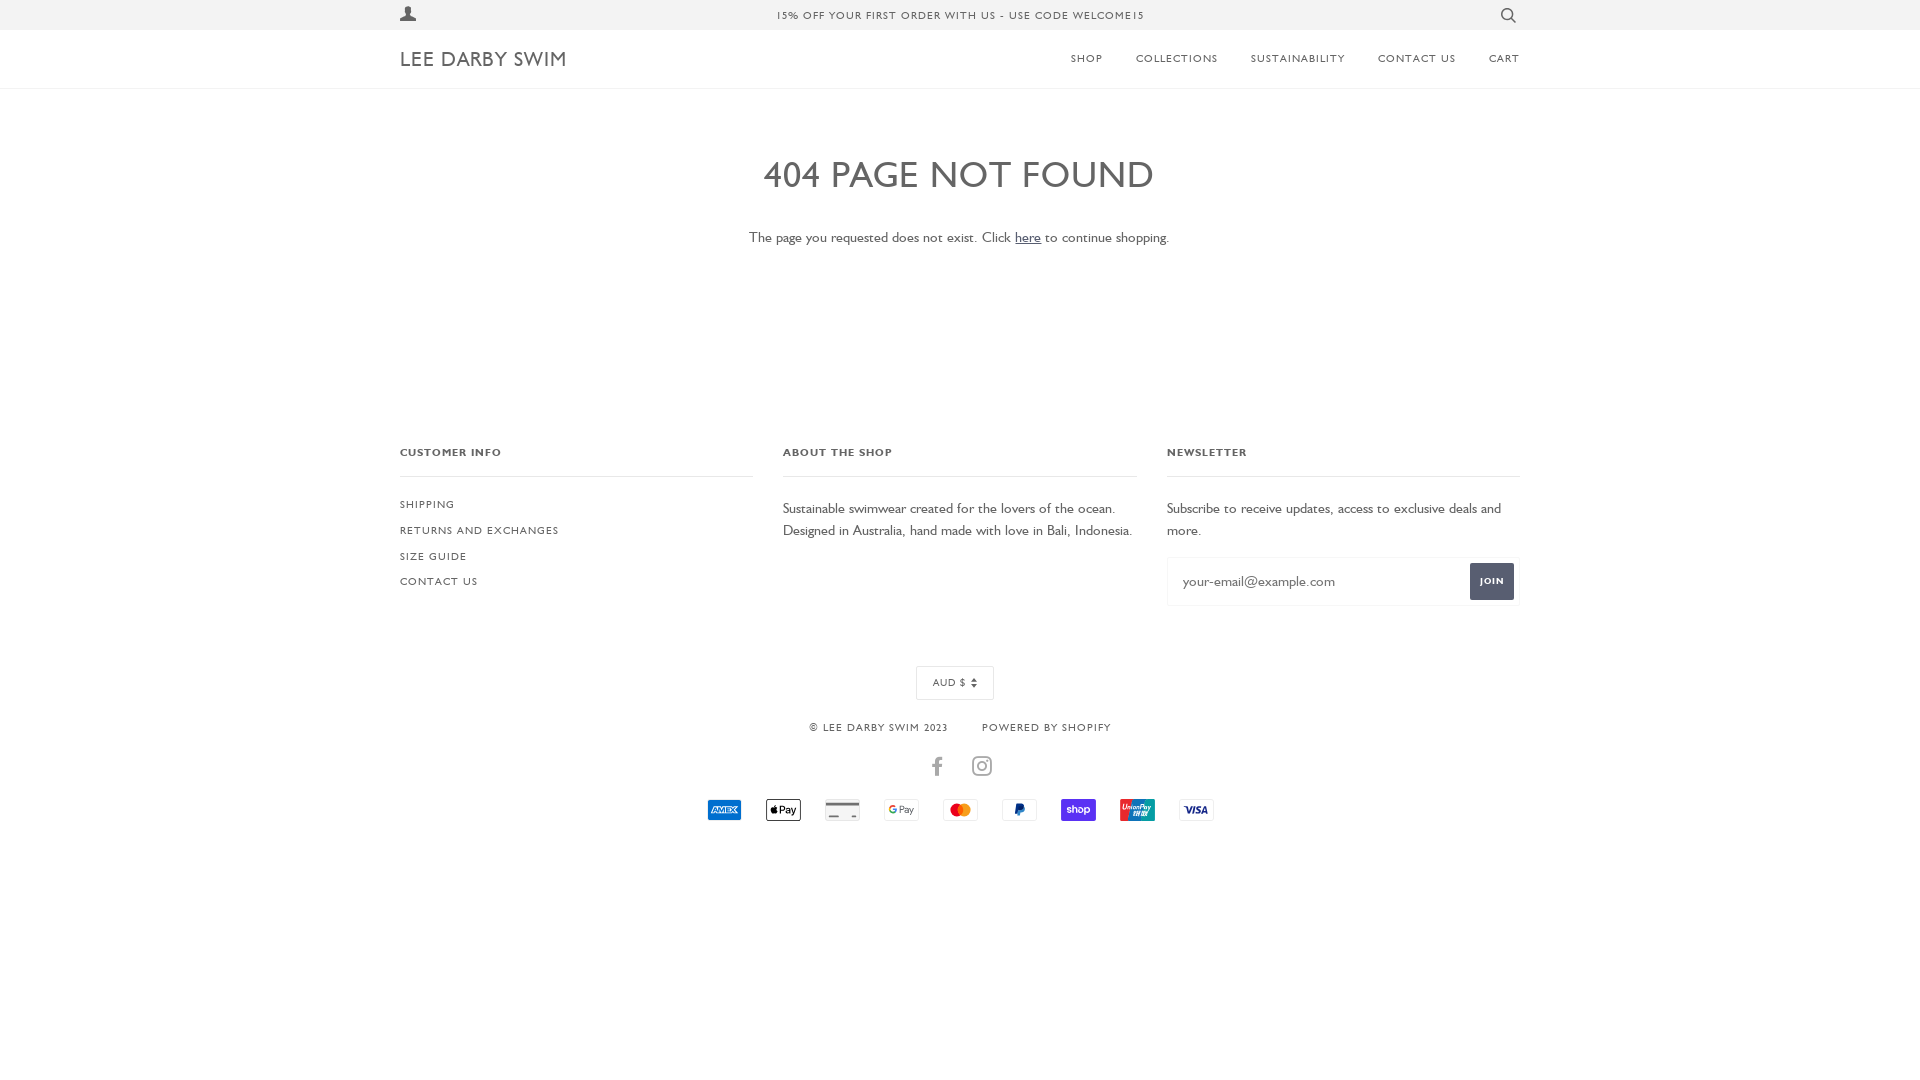 This screenshot has height=1080, width=1920. What do you see at coordinates (483, 57) in the screenshot?
I see `'LEE DARBY SWIM'` at bounding box center [483, 57].